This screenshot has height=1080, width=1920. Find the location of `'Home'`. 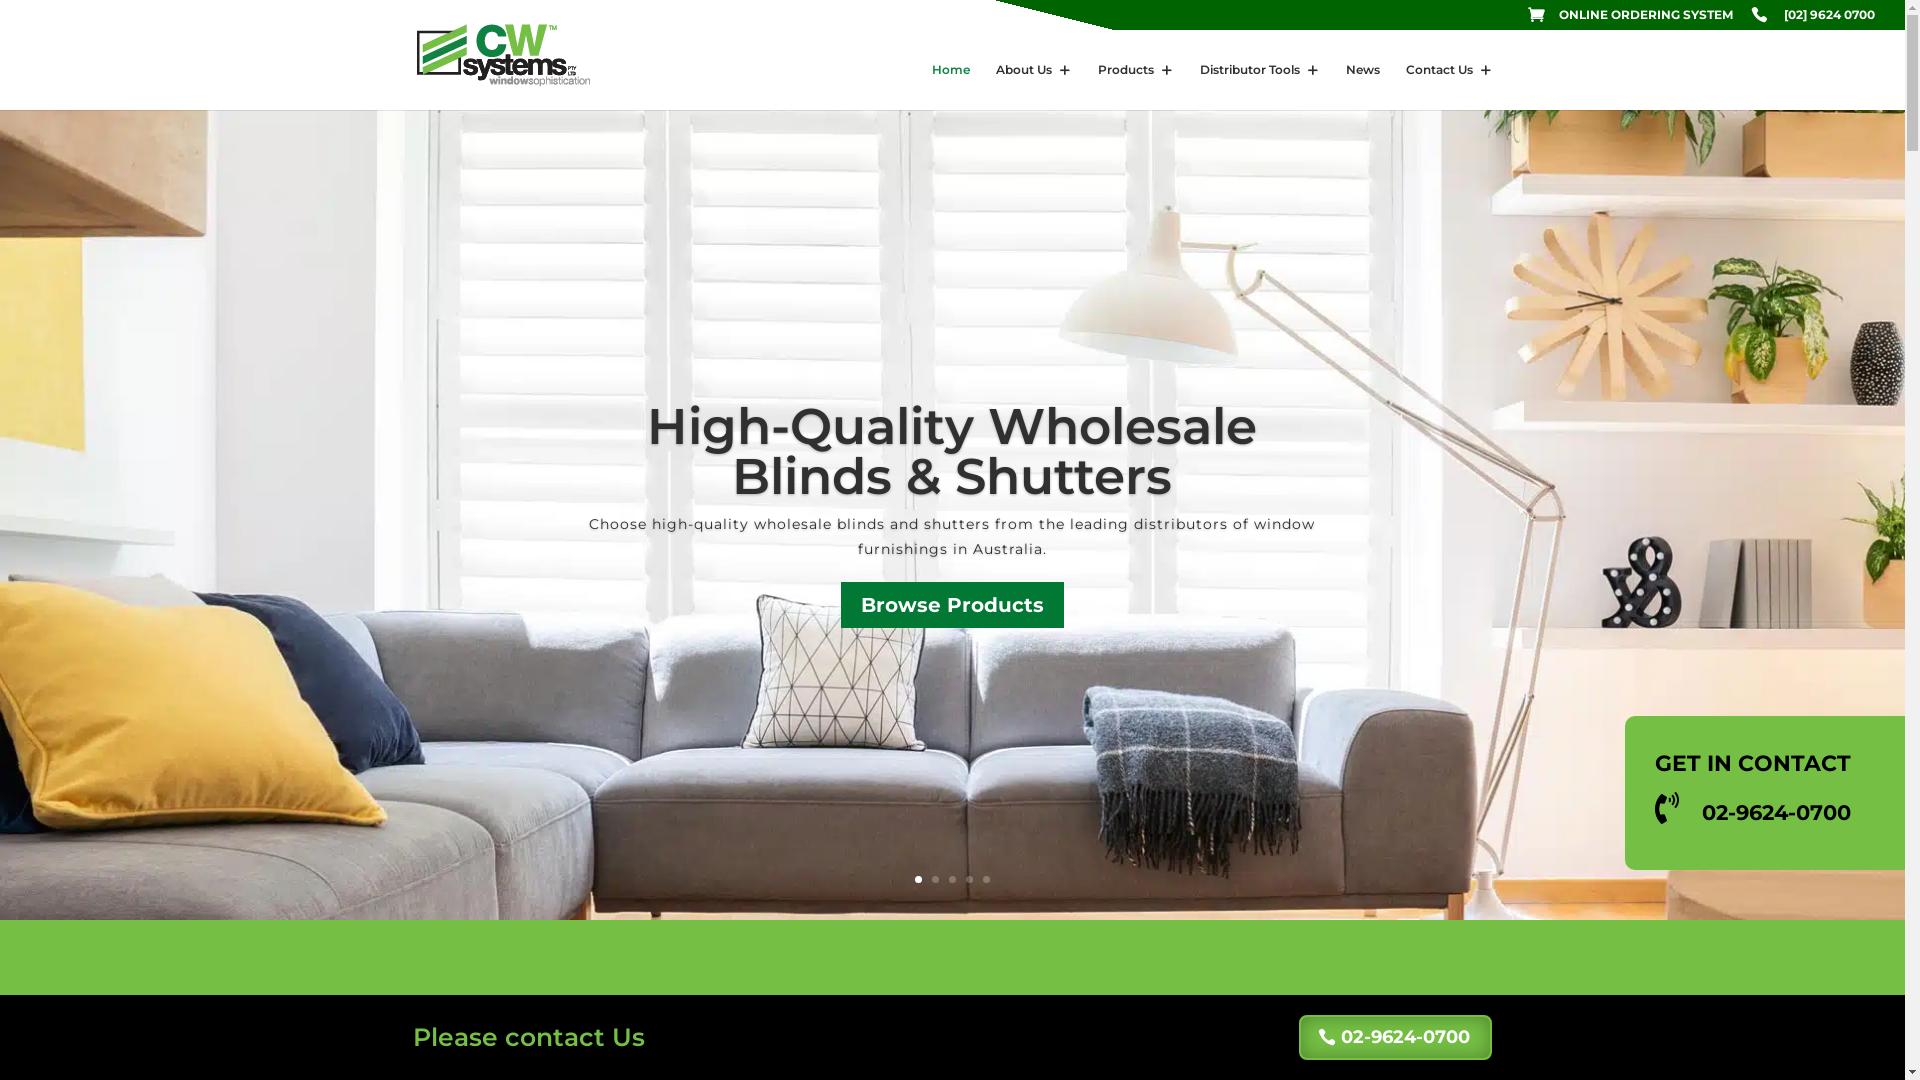

'Home' is located at coordinates (949, 85).